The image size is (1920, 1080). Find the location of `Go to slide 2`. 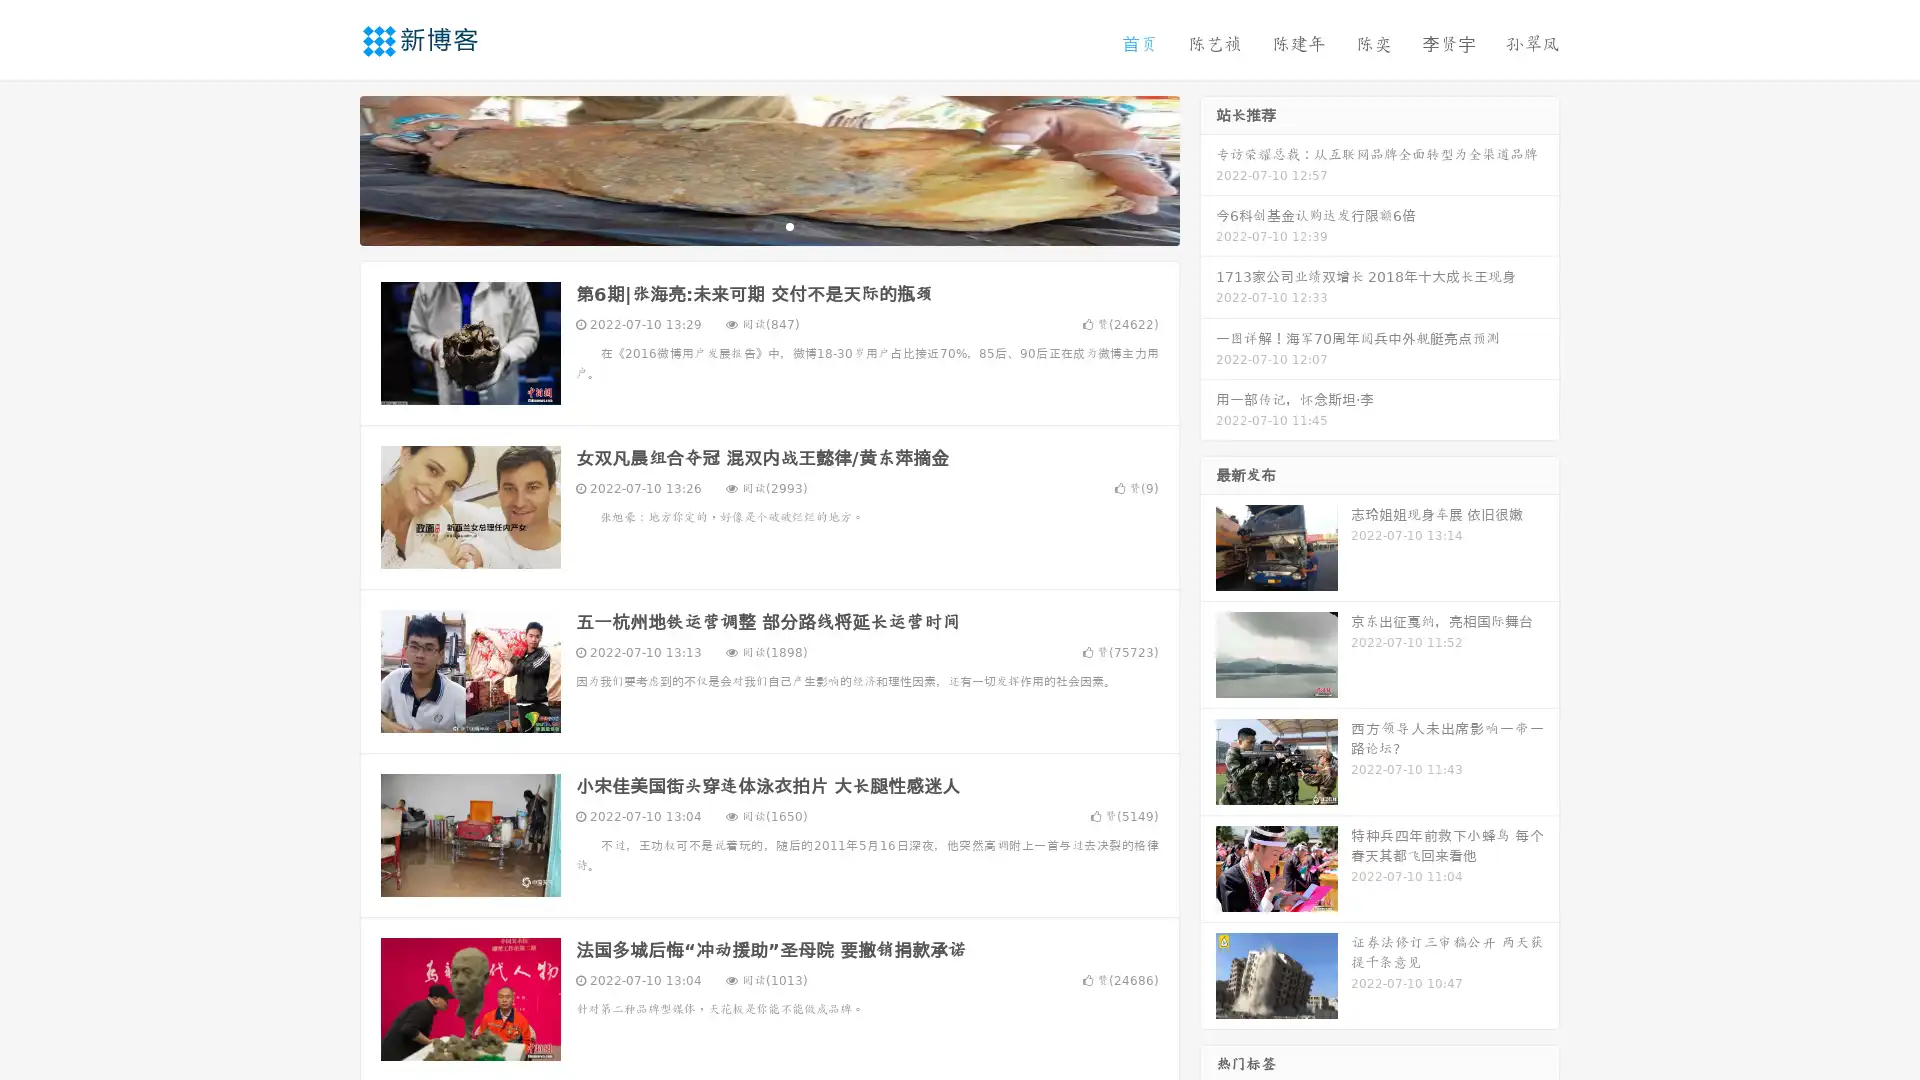

Go to slide 2 is located at coordinates (768, 225).